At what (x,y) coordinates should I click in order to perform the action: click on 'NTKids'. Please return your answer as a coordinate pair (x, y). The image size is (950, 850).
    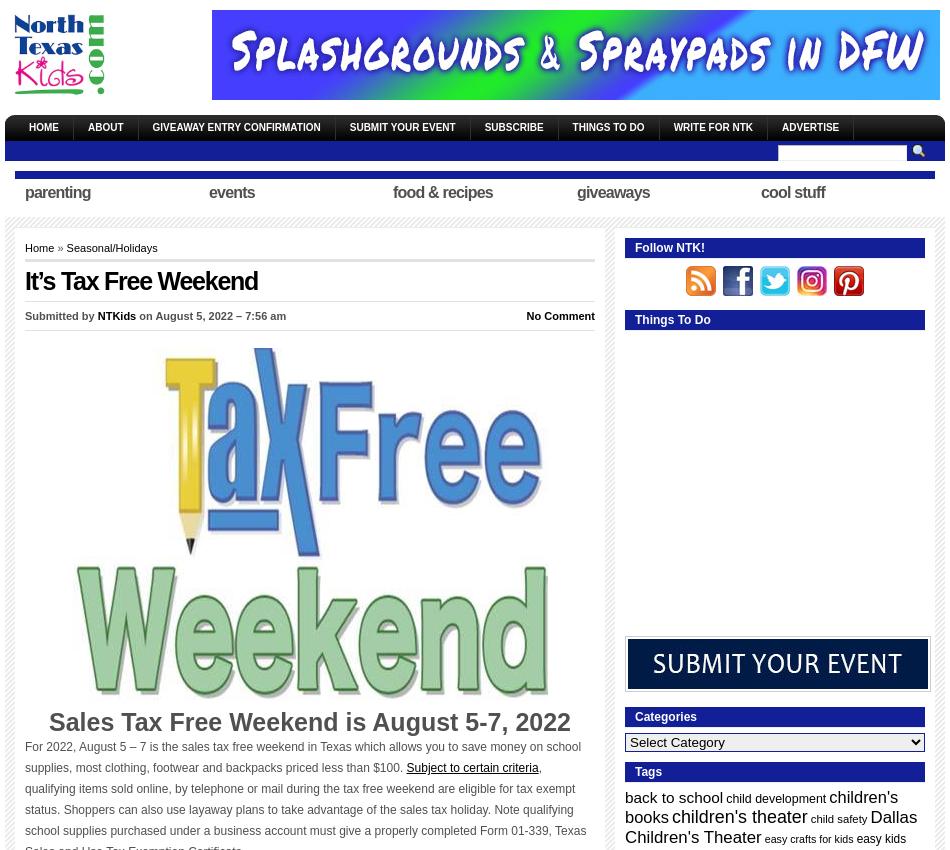
    Looking at the image, I should click on (116, 316).